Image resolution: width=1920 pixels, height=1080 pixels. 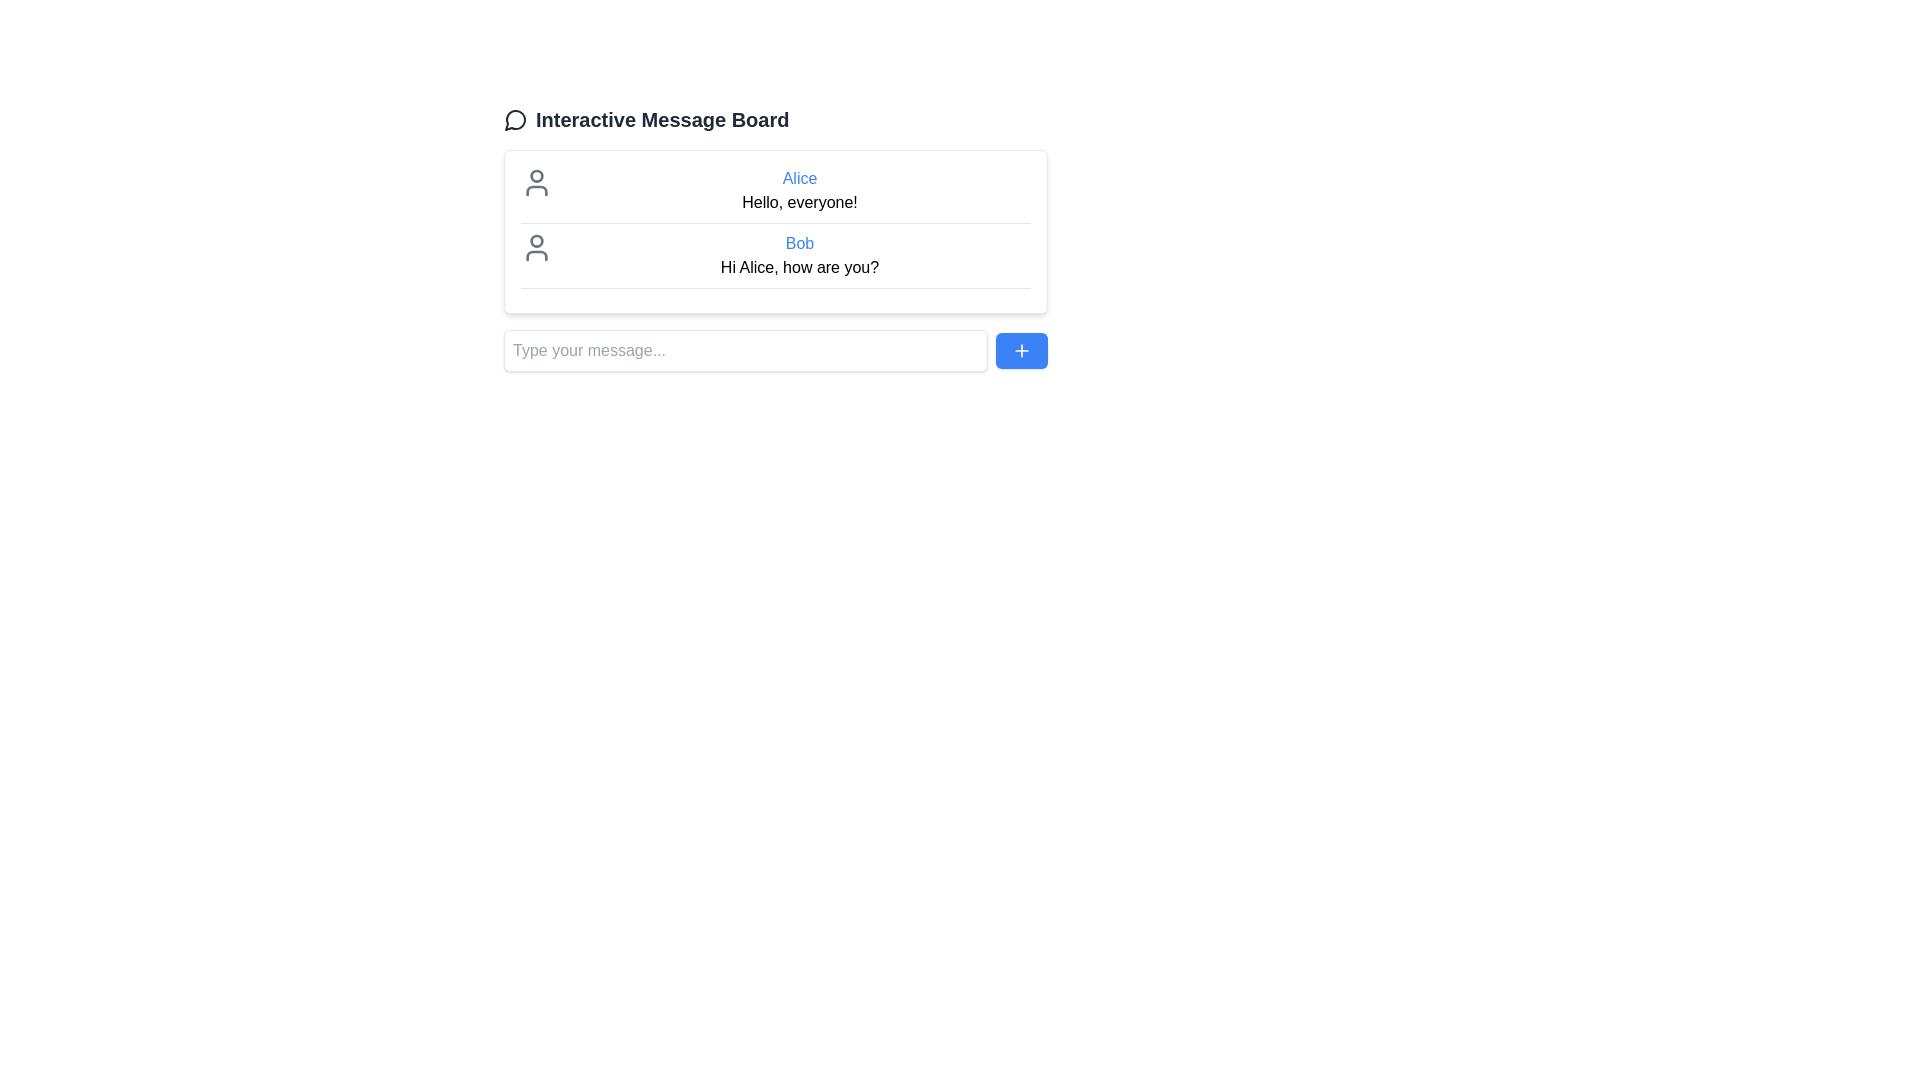 What do you see at coordinates (515, 120) in the screenshot?
I see `the decorative icon within the SVG located to the left of the 'Interactive Message Board' text in the title bar` at bounding box center [515, 120].